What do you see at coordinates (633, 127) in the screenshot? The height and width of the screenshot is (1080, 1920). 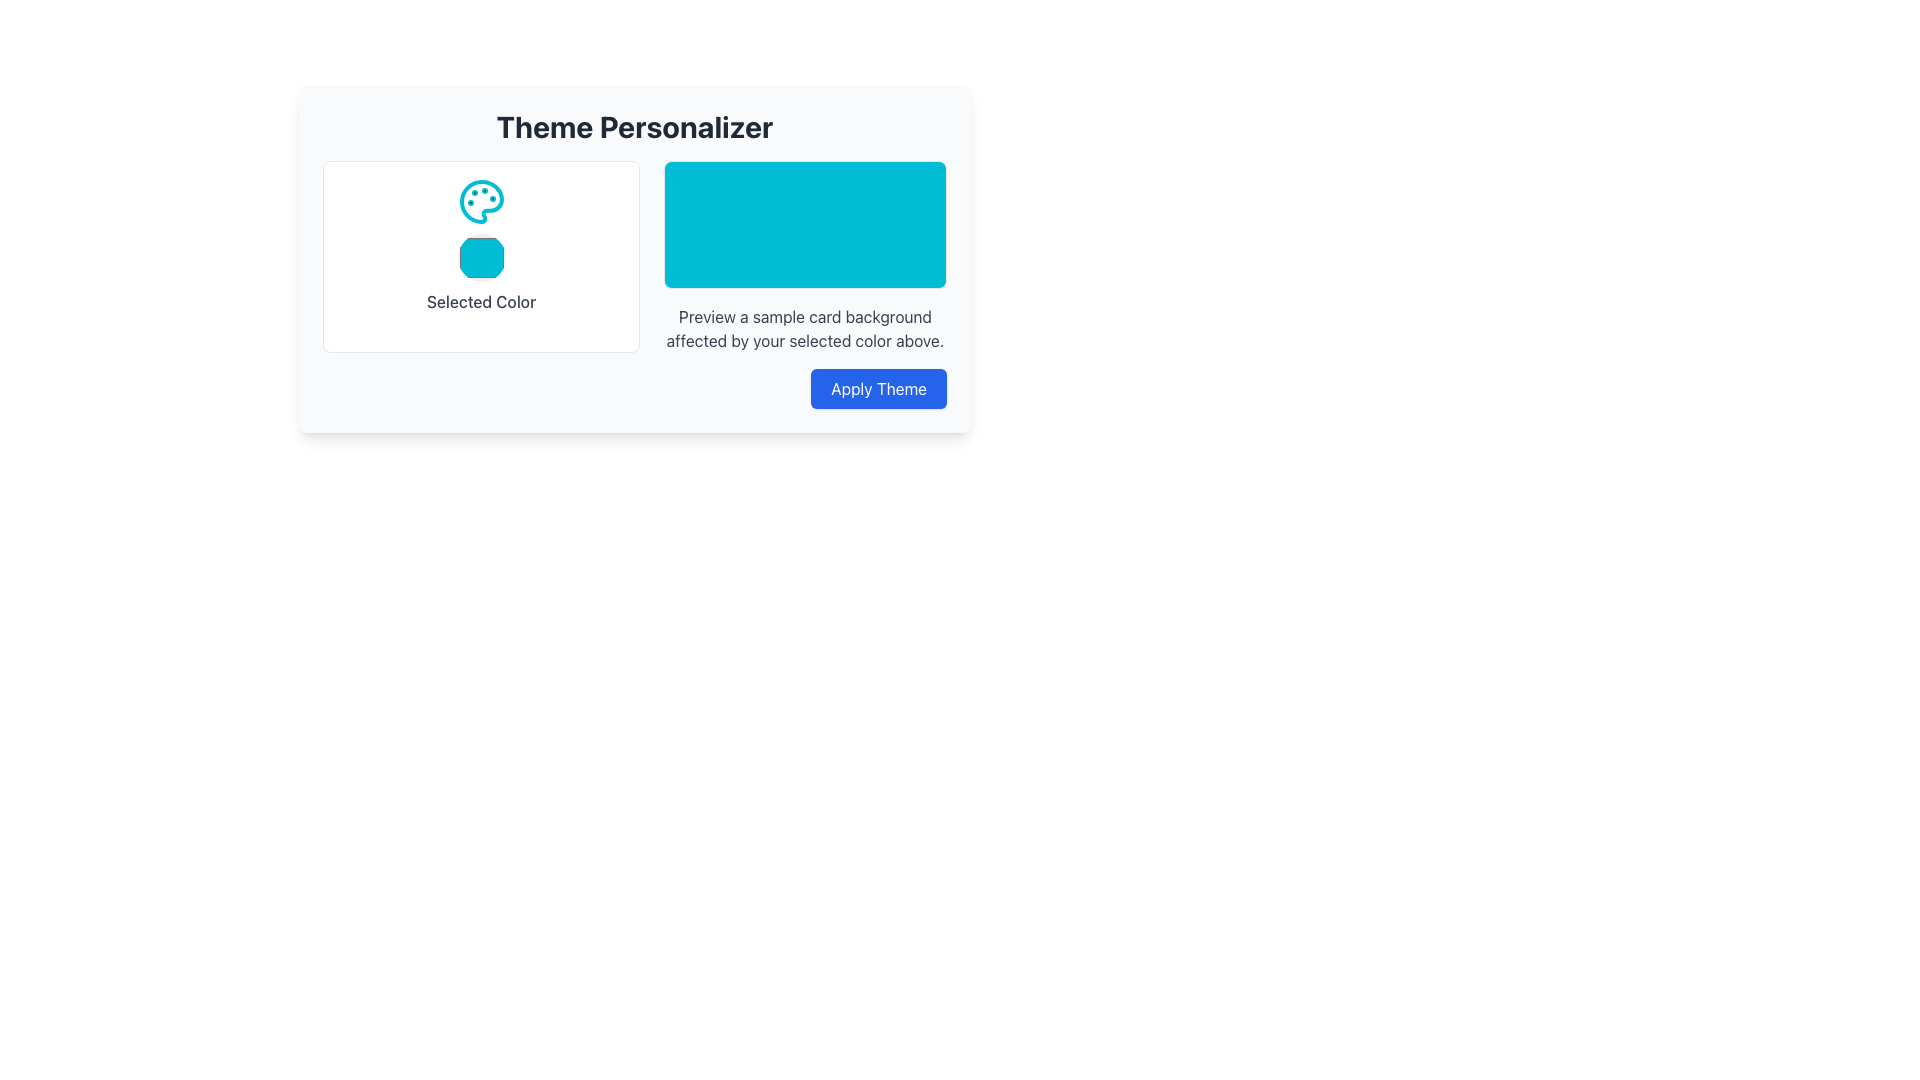 I see `the text label reading 'Theme Personalizer', which is prominently displayed at the top of its section in a bold font with a dark color on a light background` at bounding box center [633, 127].